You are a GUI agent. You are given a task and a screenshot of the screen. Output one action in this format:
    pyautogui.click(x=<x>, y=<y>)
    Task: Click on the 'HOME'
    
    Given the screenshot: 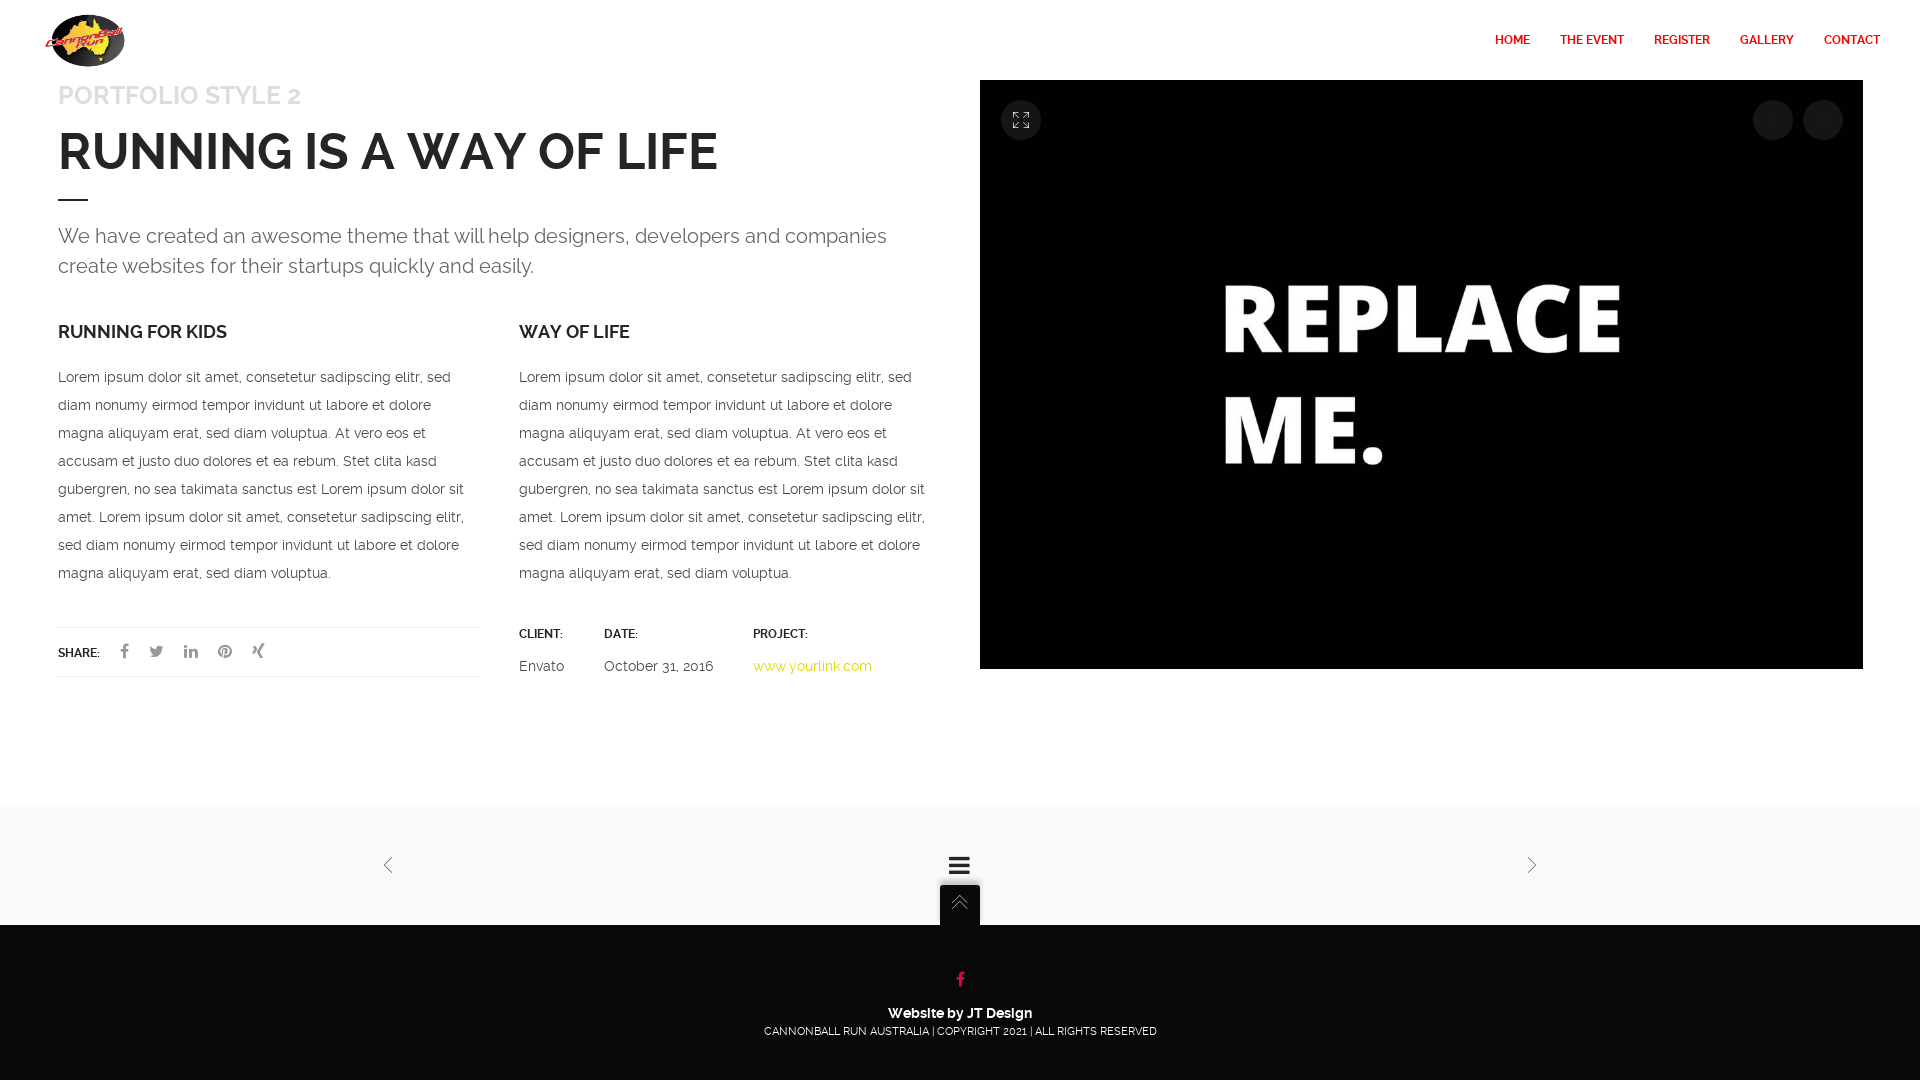 What is the action you would take?
    pyautogui.click(x=1512, y=39)
    